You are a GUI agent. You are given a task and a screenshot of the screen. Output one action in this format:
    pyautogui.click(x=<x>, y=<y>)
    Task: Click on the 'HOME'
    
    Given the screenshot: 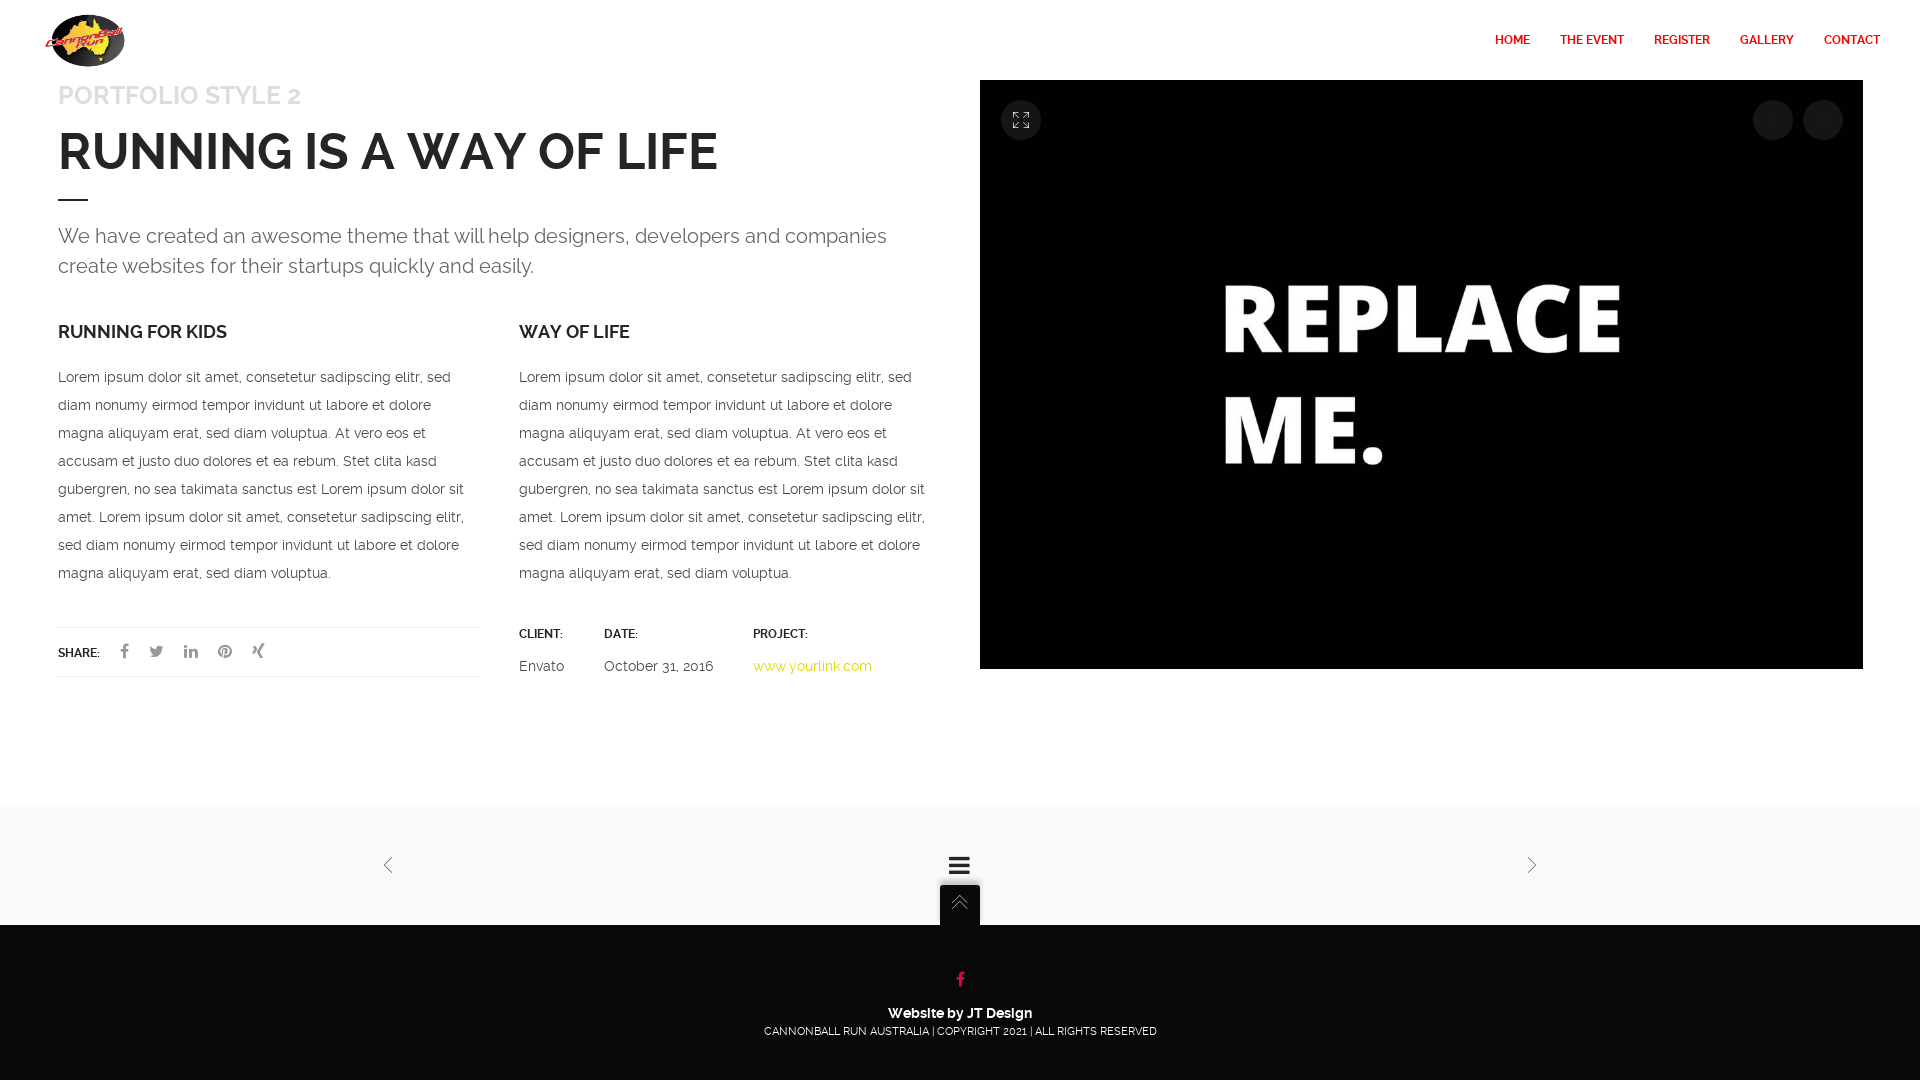 What is the action you would take?
    pyautogui.click(x=1512, y=39)
    